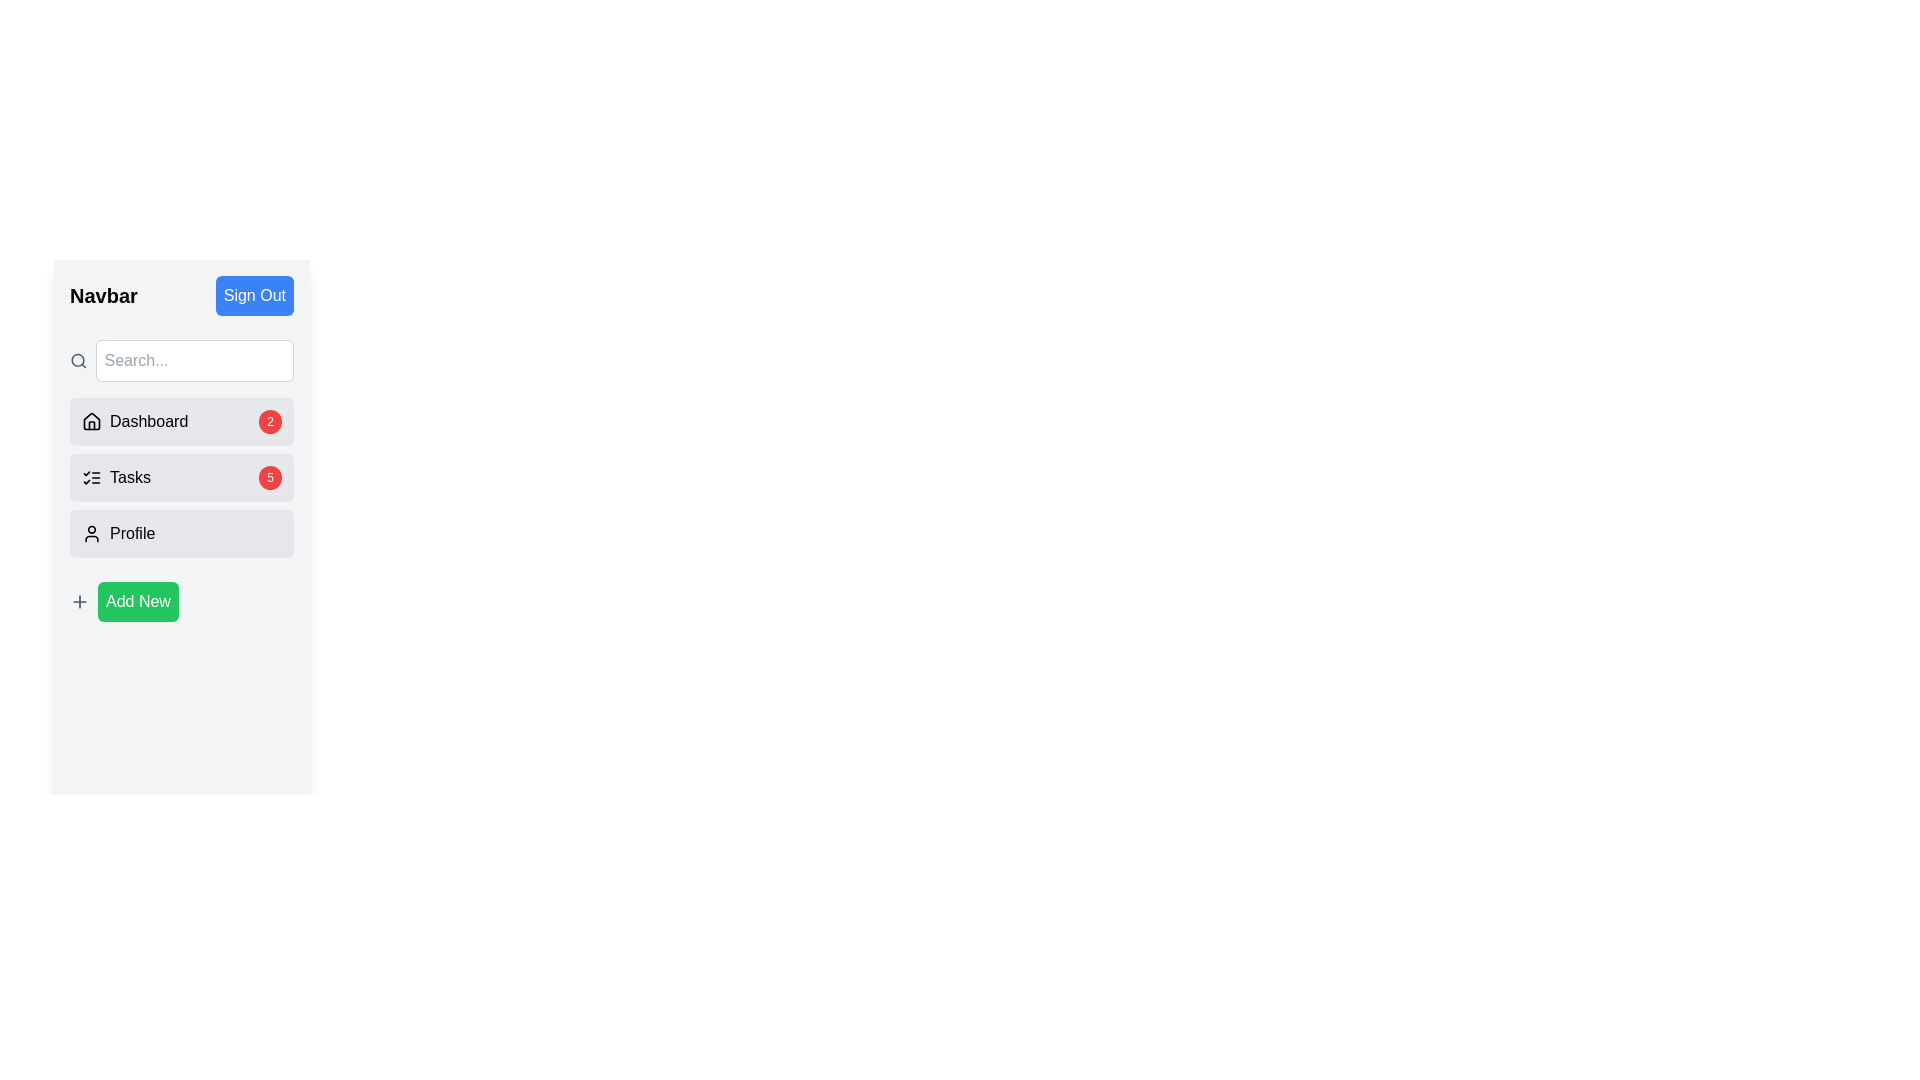 Image resolution: width=1920 pixels, height=1080 pixels. Describe the element at coordinates (182, 420) in the screenshot. I see `the 'Dashboard' button with a house icon and badge showing '2'` at that location.